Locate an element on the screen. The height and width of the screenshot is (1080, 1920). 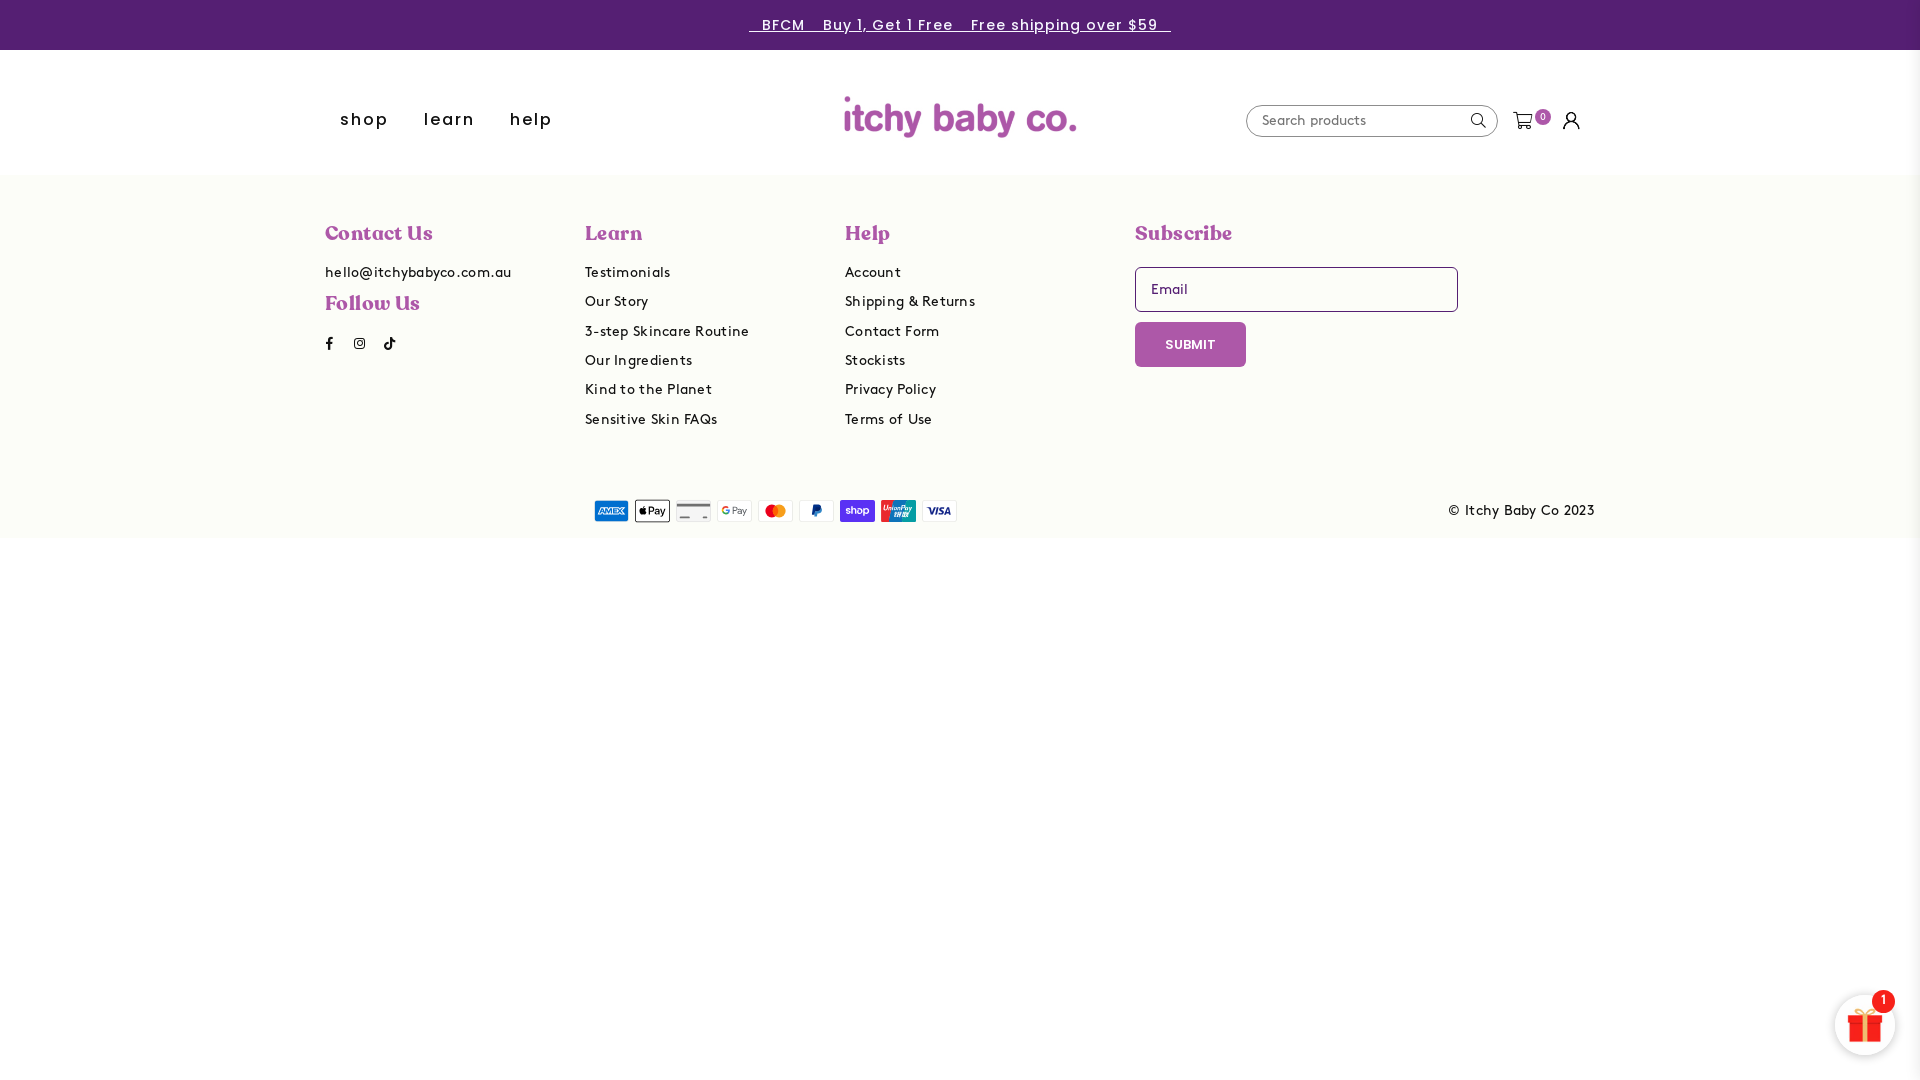
'Shipping & Returns' is located at coordinates (909, 301).